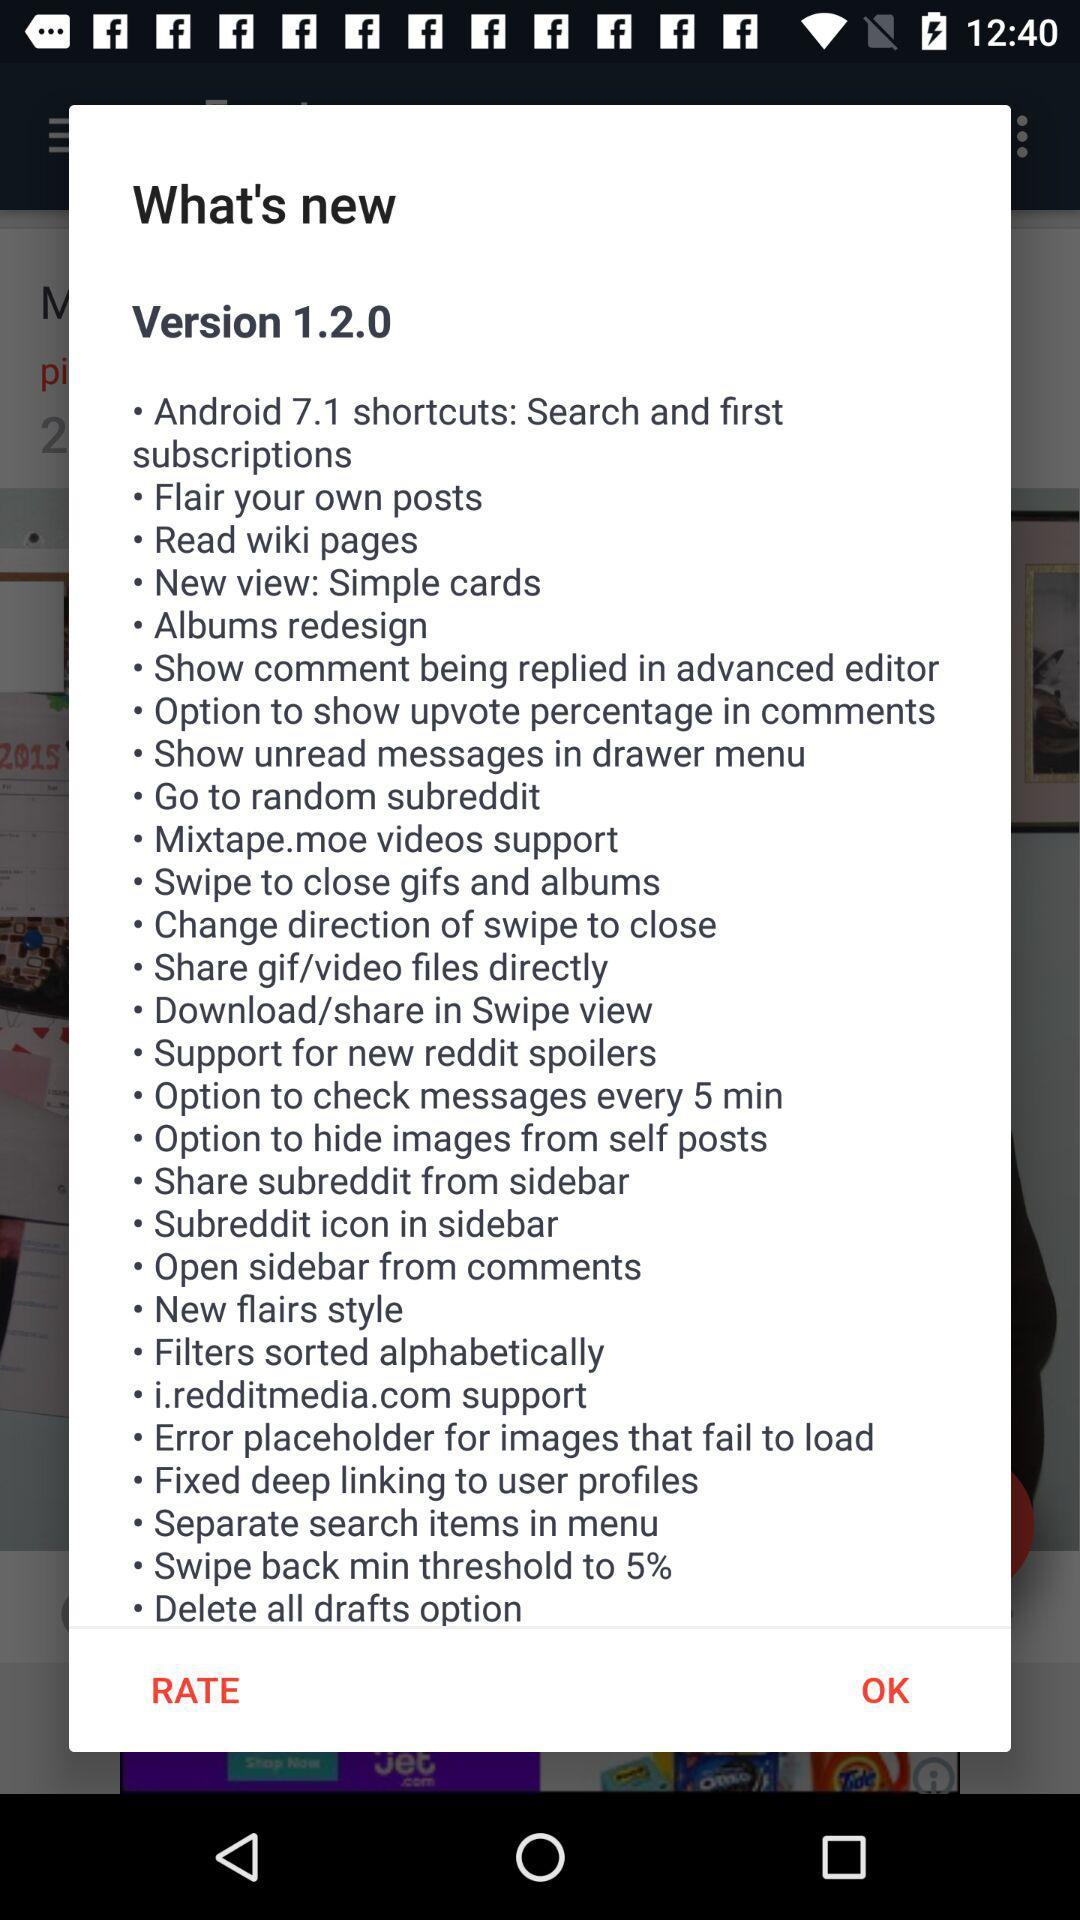 This screenshot has width=1080, height=1920. Describe the element at coordinates (540, 957) in the screenshot. I see `item above rate icon` at that location.